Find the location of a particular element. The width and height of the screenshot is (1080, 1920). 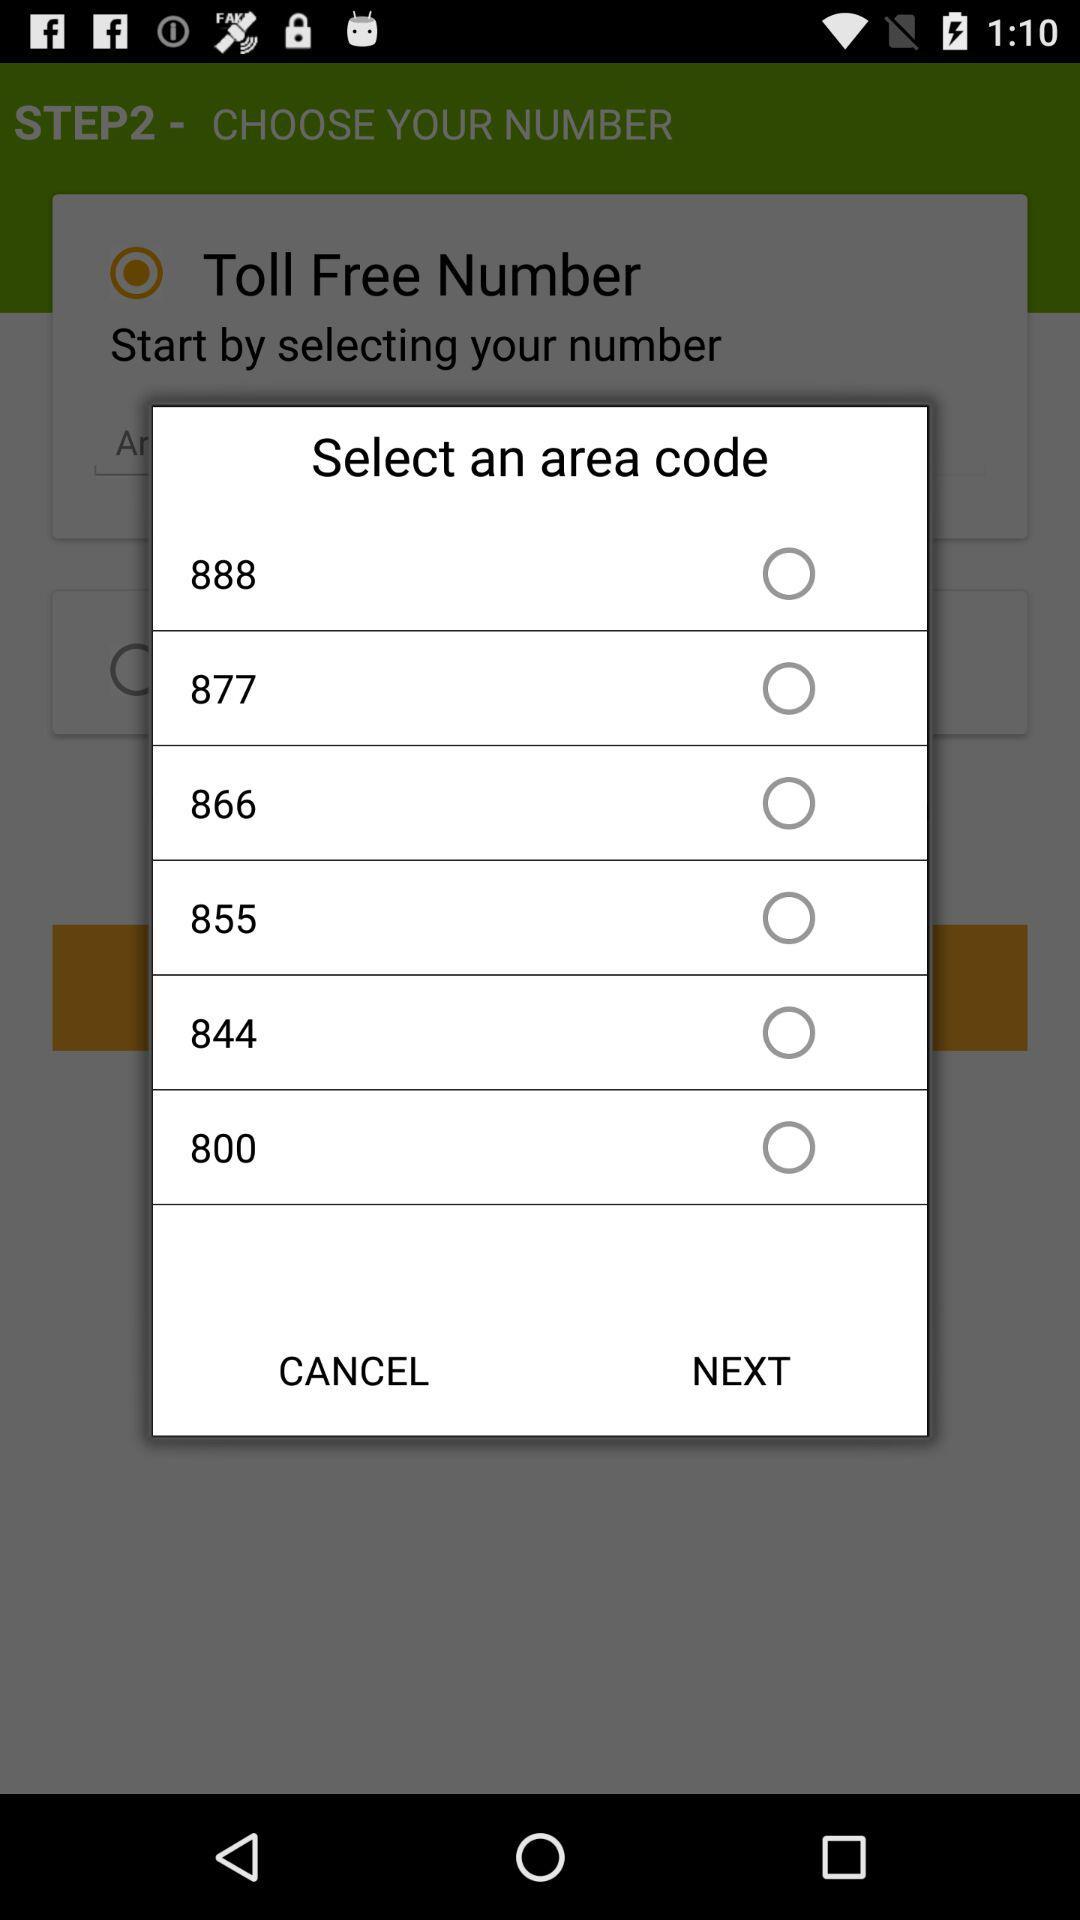

button to the left of the next is located at coordinates (353, 1368).